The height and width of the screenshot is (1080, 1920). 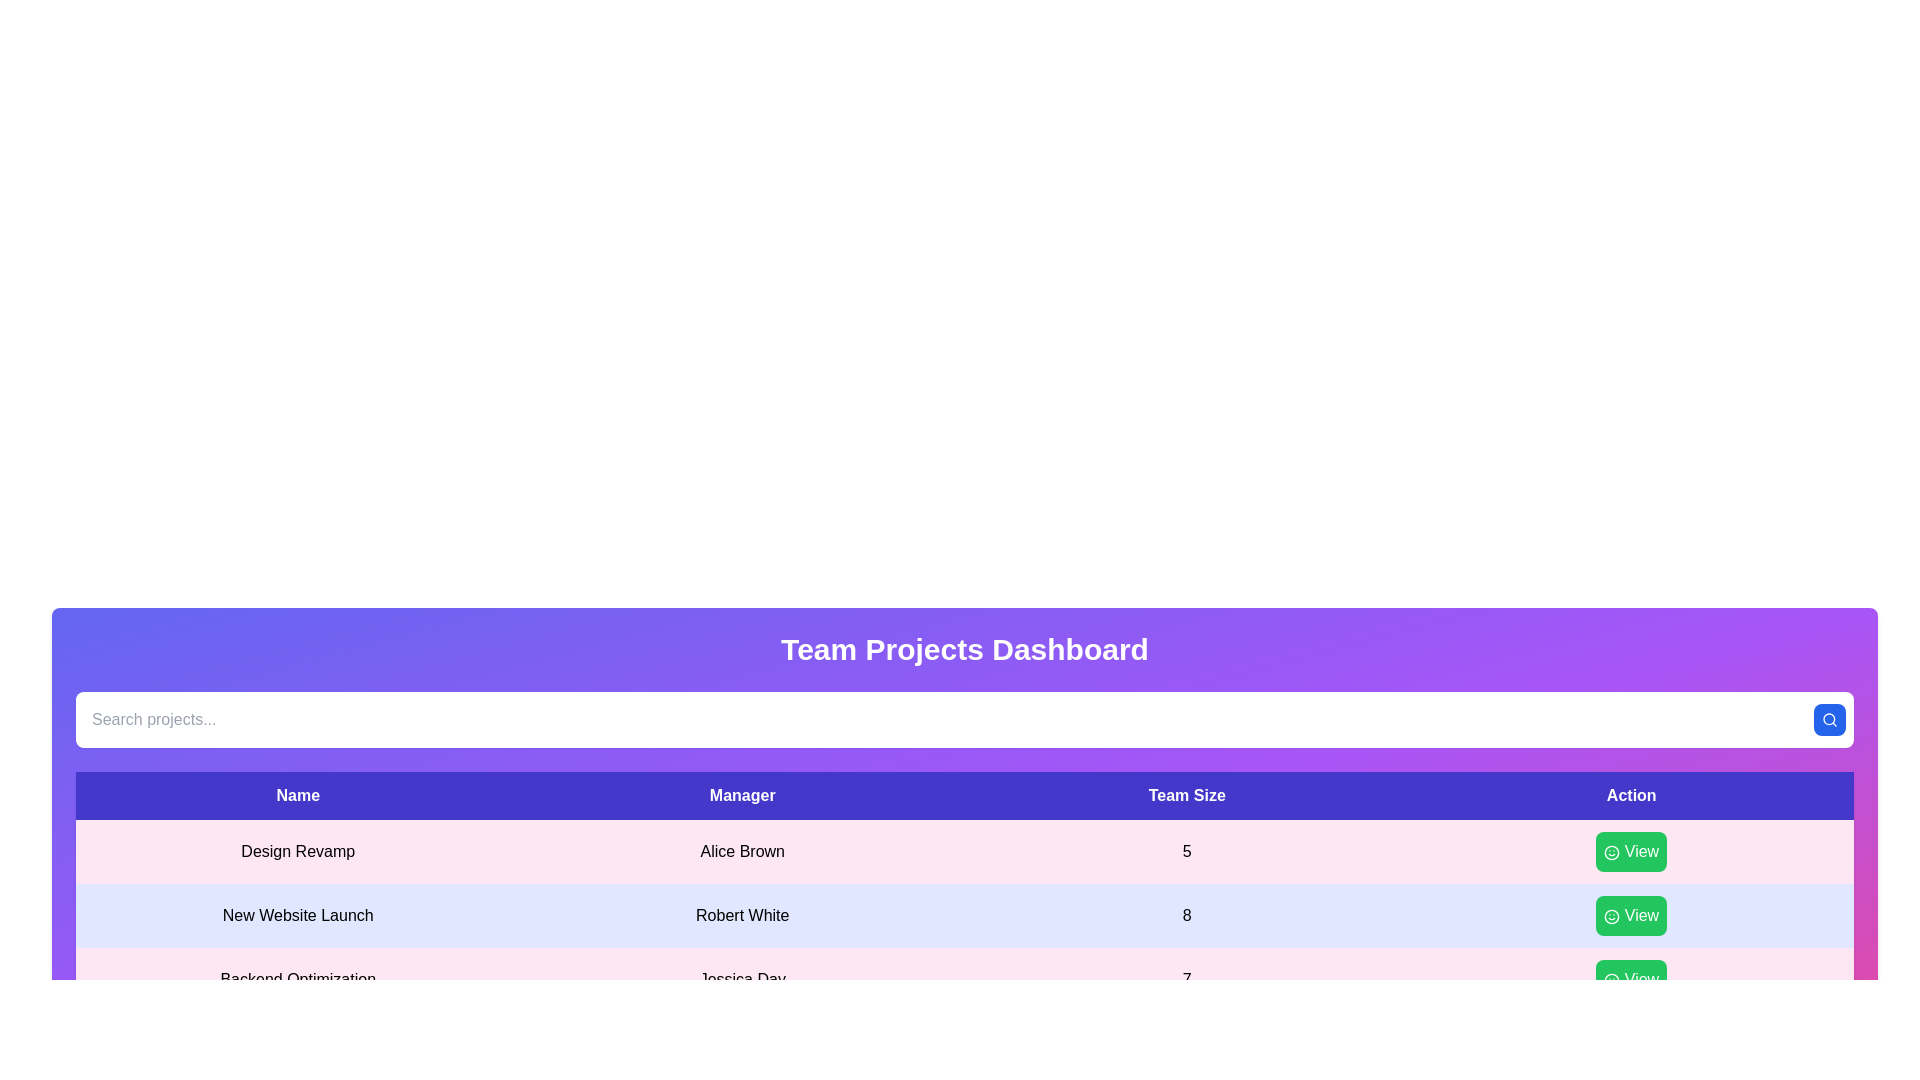 I want to click on the text label displaying 'Jessica Day' in bold, located under the 'Manager' column of the last row in the table, so click(x=741, y=978).